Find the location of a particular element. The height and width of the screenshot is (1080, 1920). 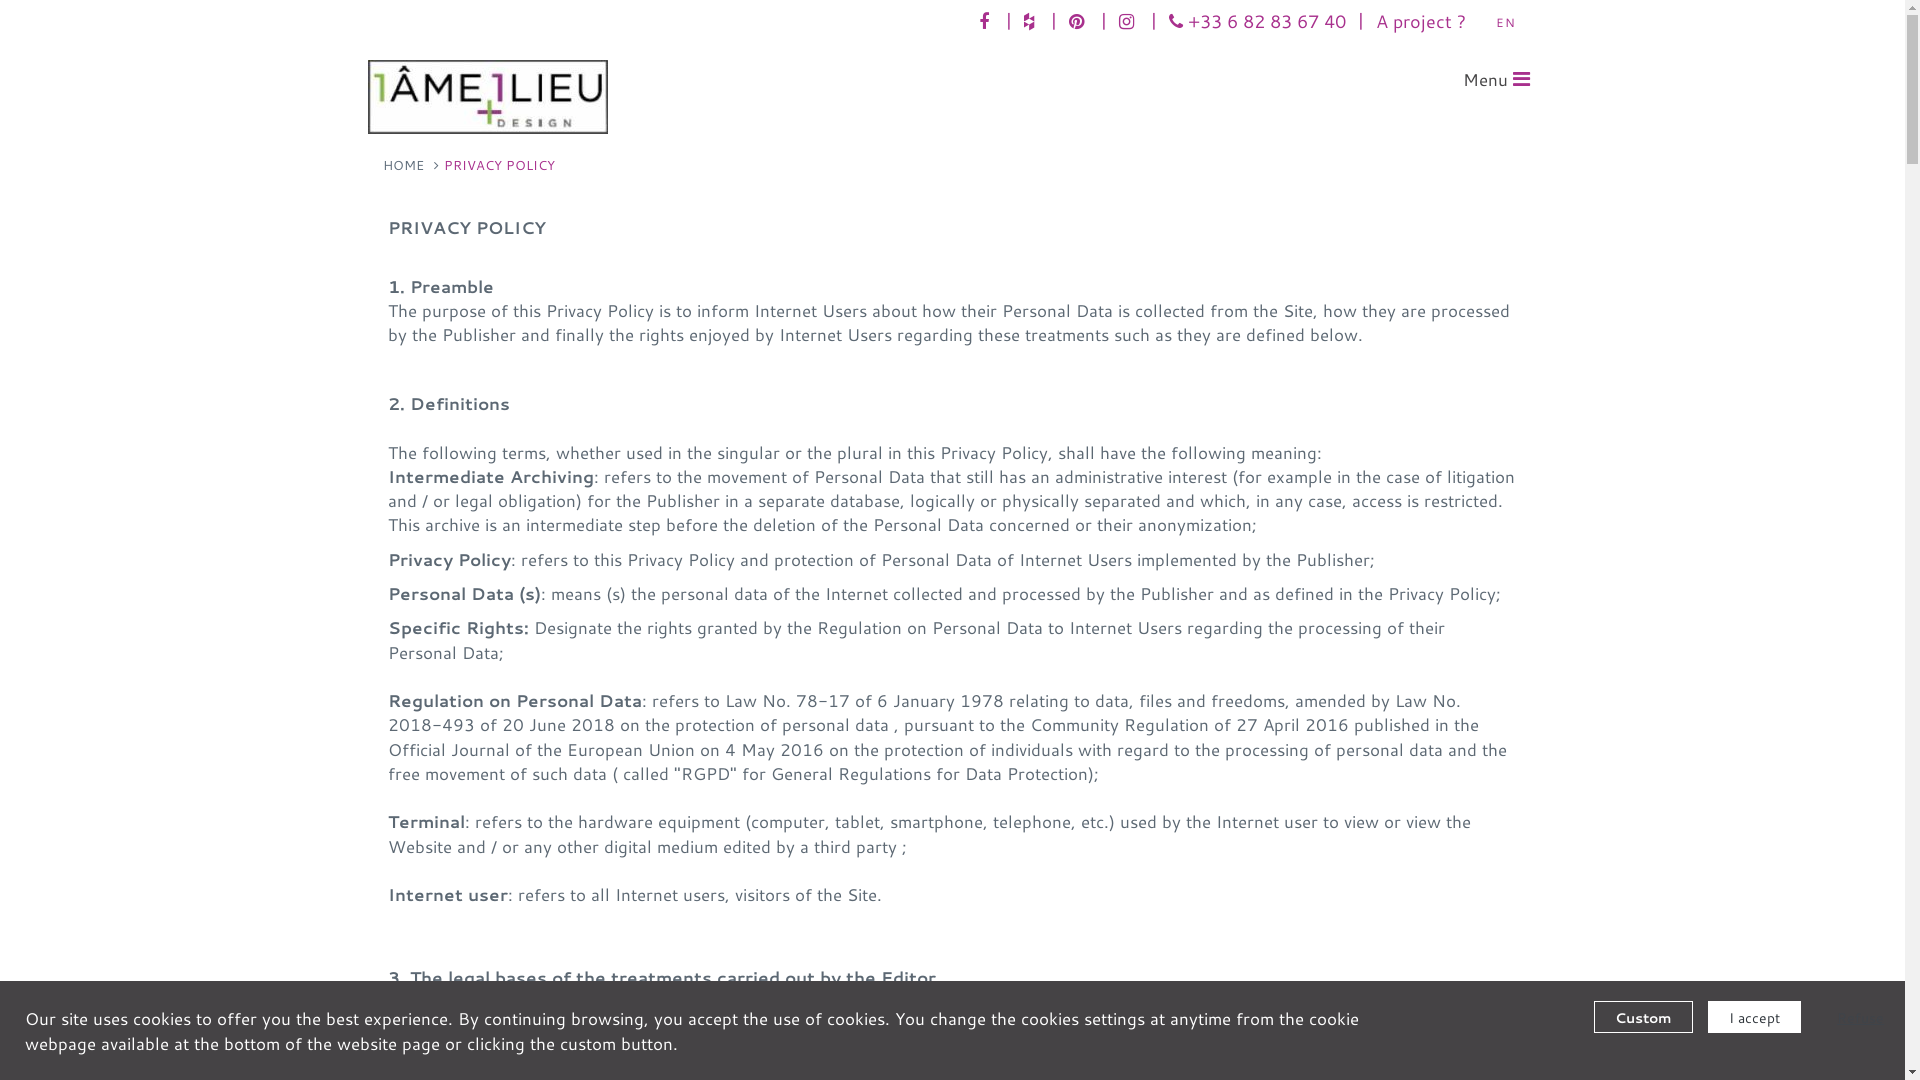

'I accept' is located at coordinates (1753, 1017).